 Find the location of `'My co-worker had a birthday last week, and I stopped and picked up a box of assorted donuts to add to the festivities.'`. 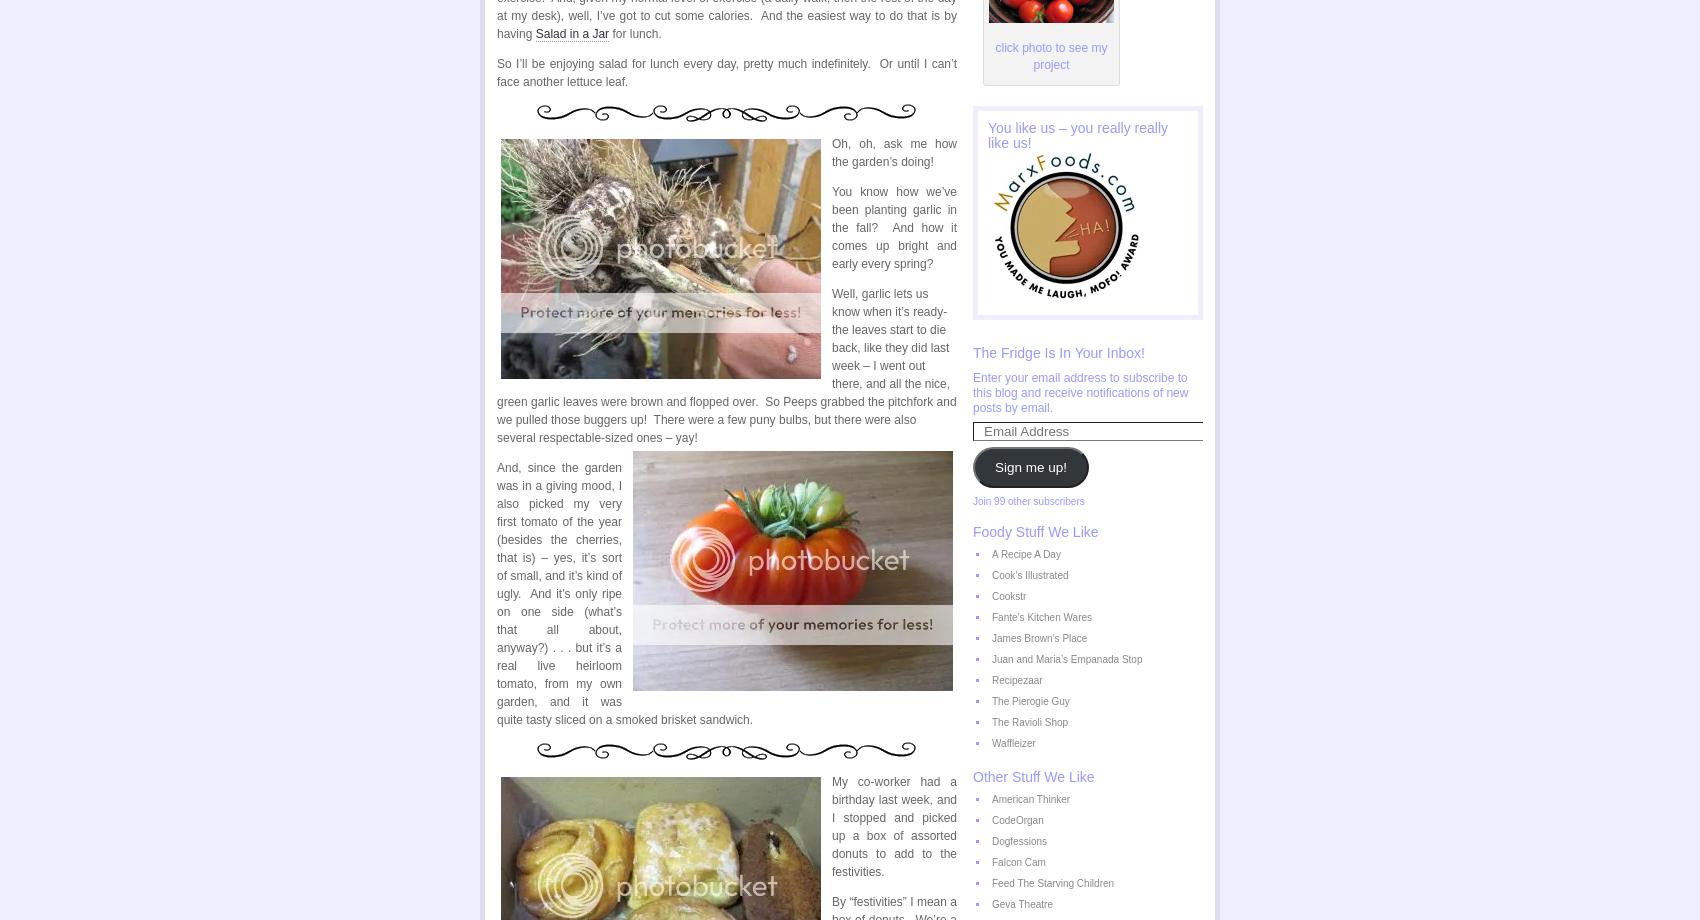

'My co-worker had a birthday last week, and I stopped and picked up a box of assorted donuts to add to the festivities.' is located at coordinates (894, 825).